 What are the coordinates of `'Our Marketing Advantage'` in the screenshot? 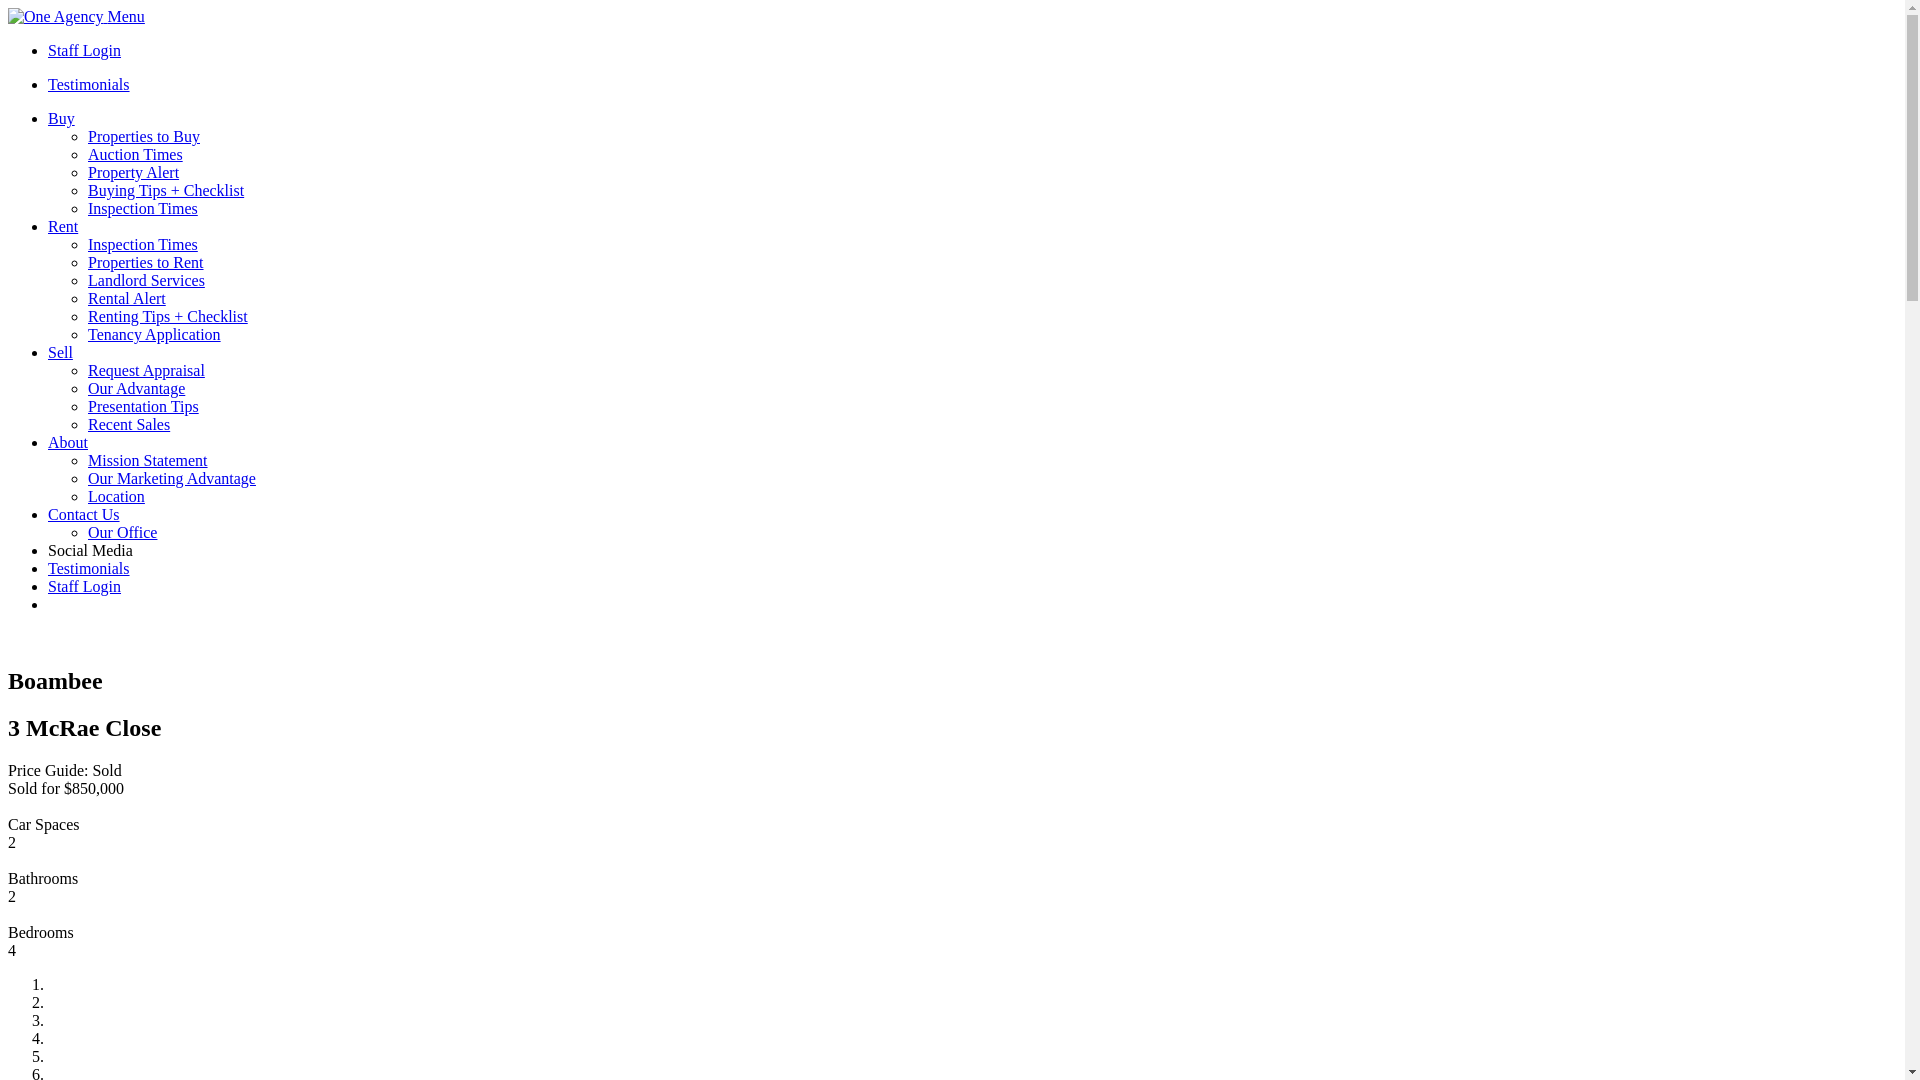 It's located at (172, 478).